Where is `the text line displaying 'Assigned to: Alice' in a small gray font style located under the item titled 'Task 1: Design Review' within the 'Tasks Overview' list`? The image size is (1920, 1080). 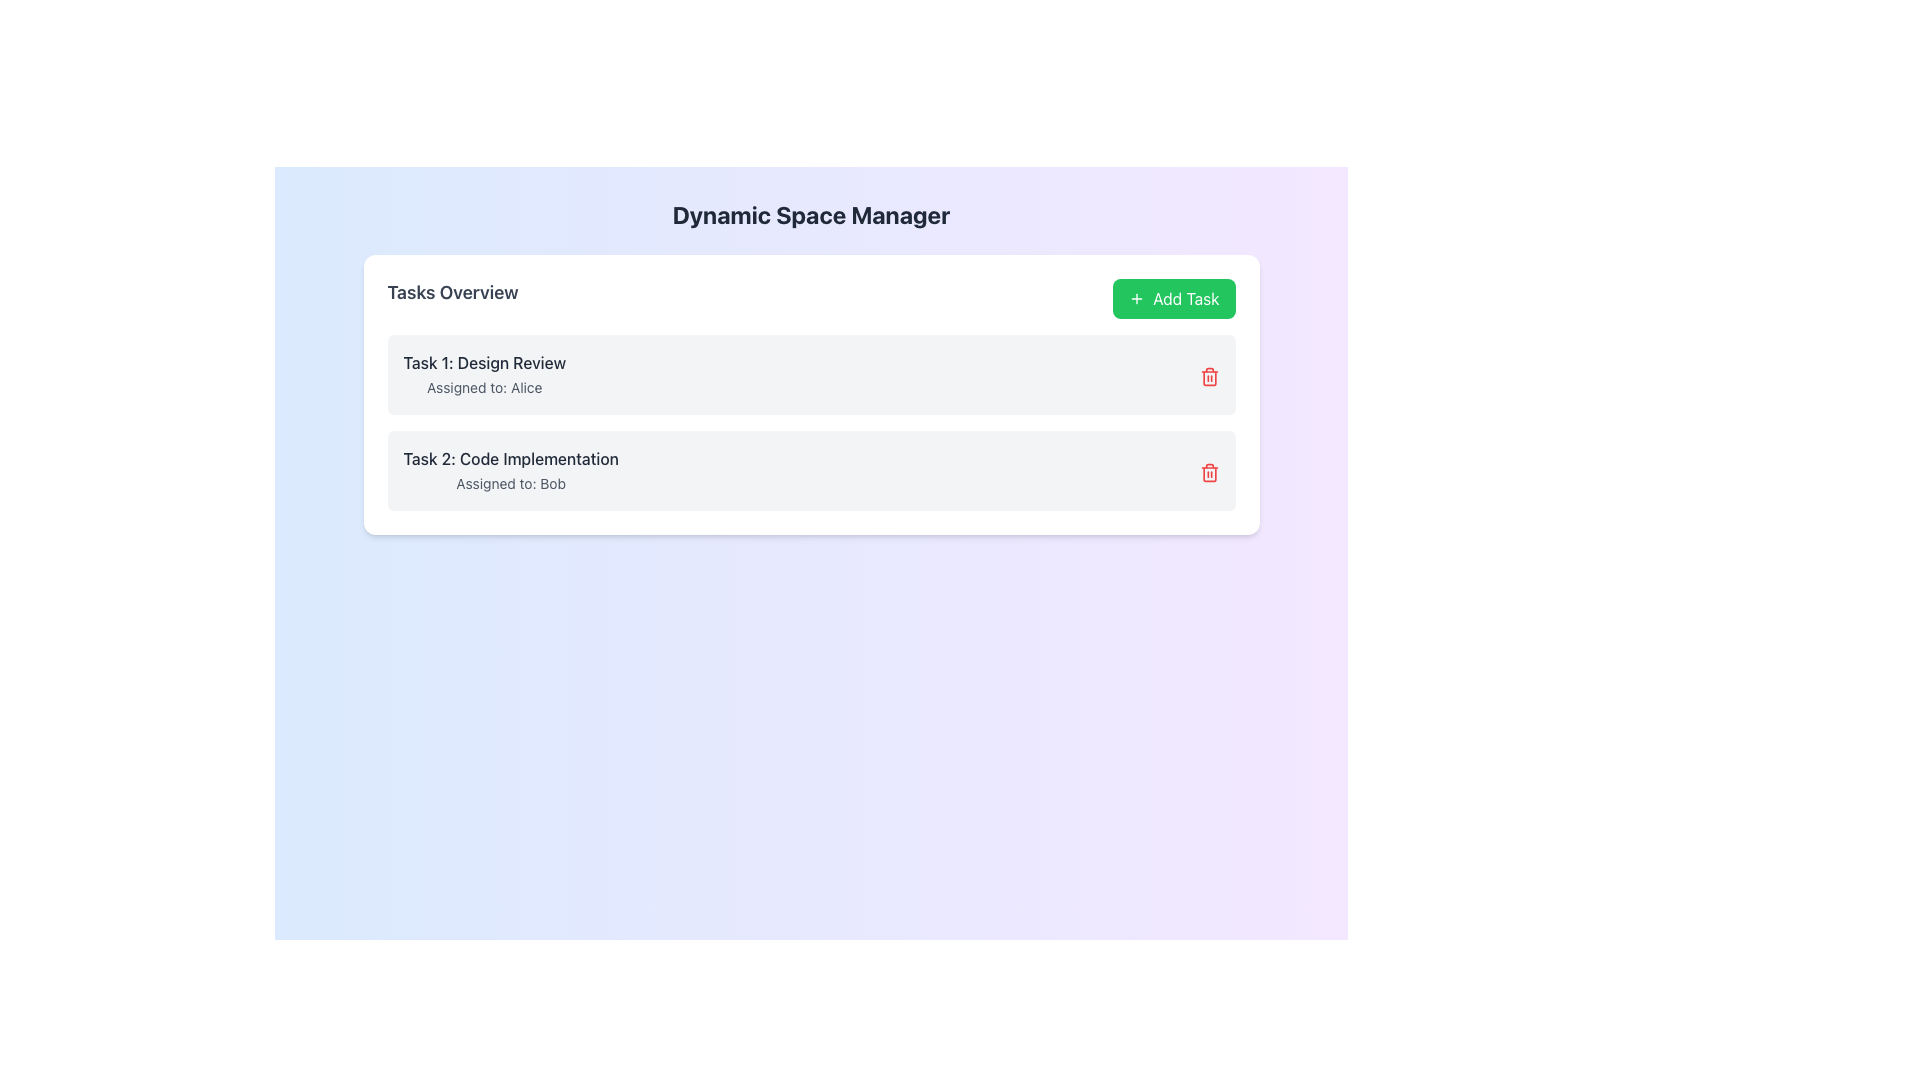 the text line displaying 'Assigned to: Alice' in a small gray font style located under the item titled 'Task 1: Design Review' within the 'Tasks Overview' list is located at coordinates (484, 387).